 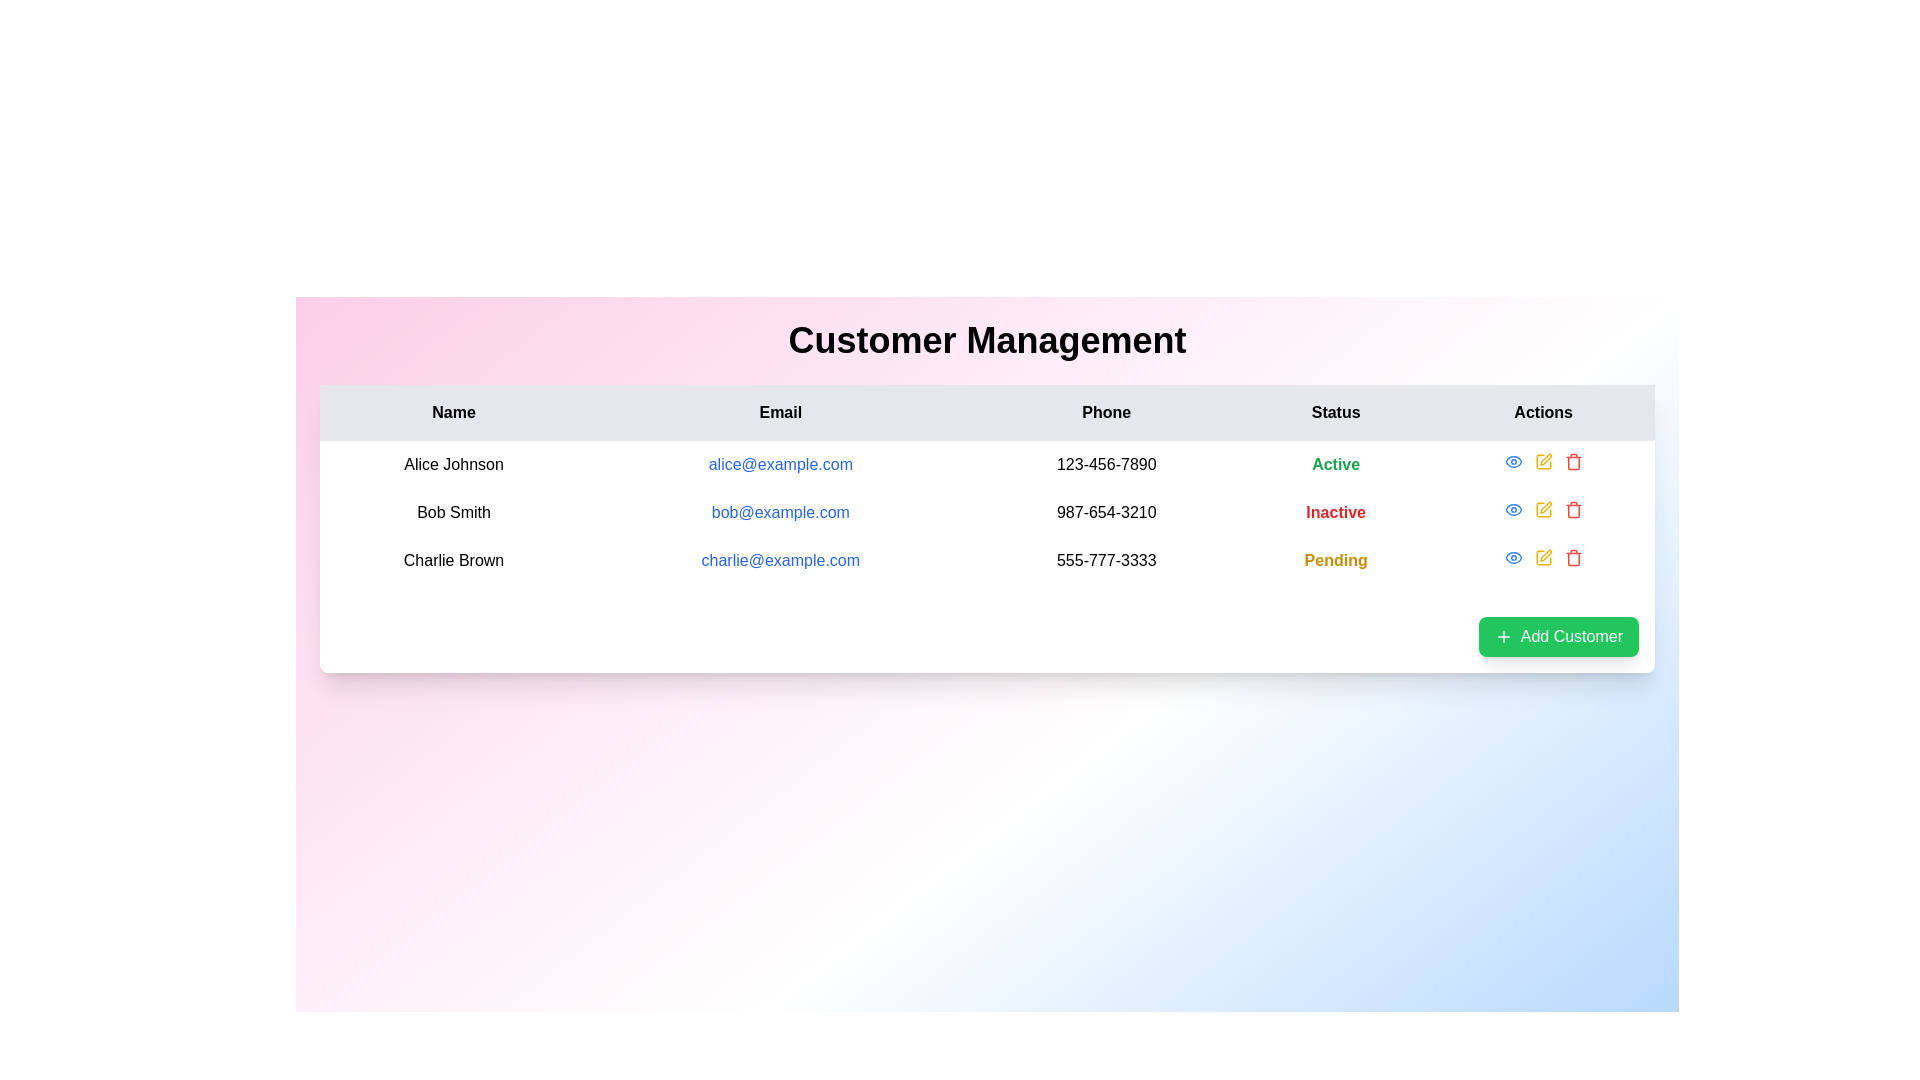 What do you see at coordinates (779, 512) in the screenshot?
I see `the text label styled in blue font that reads 'bob@example.com', located in the second row of the 'Email' column within the Customer Management page table` at bounding box center [779, 512].